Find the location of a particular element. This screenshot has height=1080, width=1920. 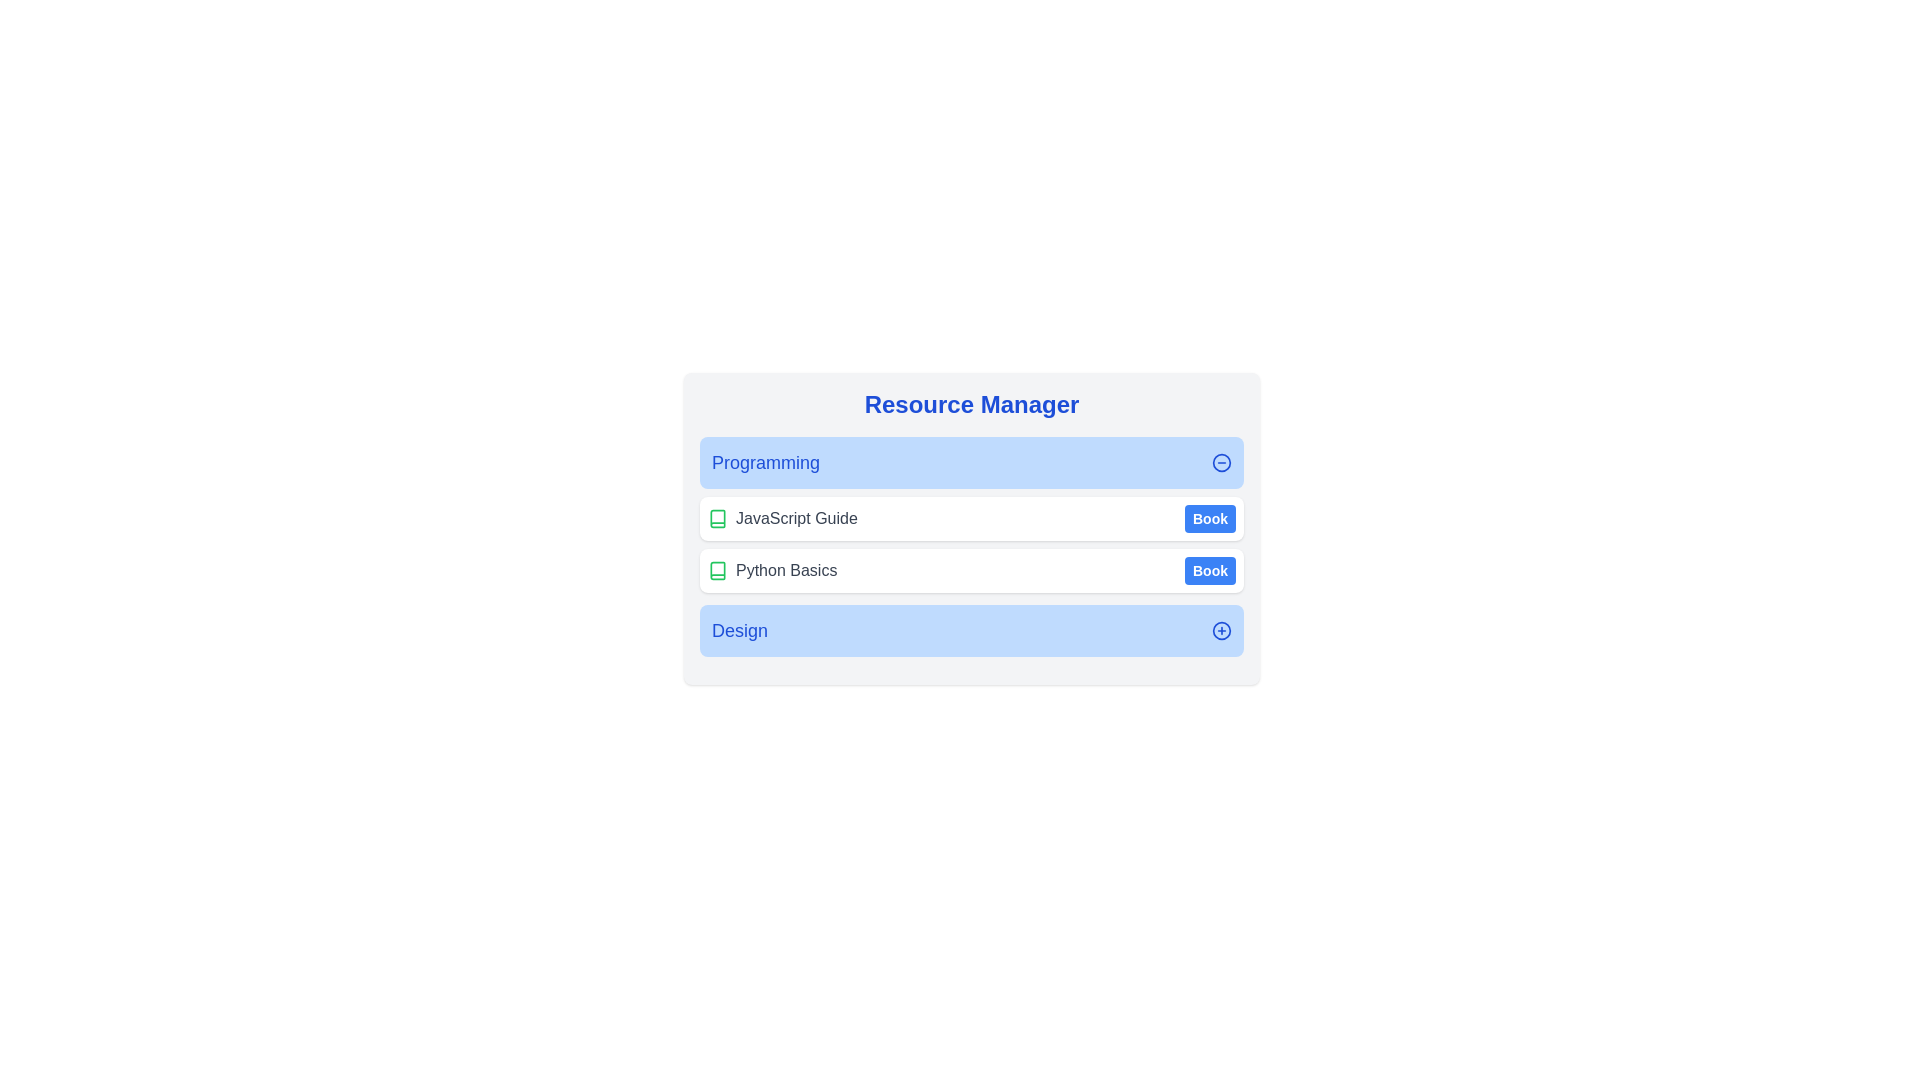

the category header to expand or collapse it. Use the parameter Design to specify the category is located at coordinates (971, 631).